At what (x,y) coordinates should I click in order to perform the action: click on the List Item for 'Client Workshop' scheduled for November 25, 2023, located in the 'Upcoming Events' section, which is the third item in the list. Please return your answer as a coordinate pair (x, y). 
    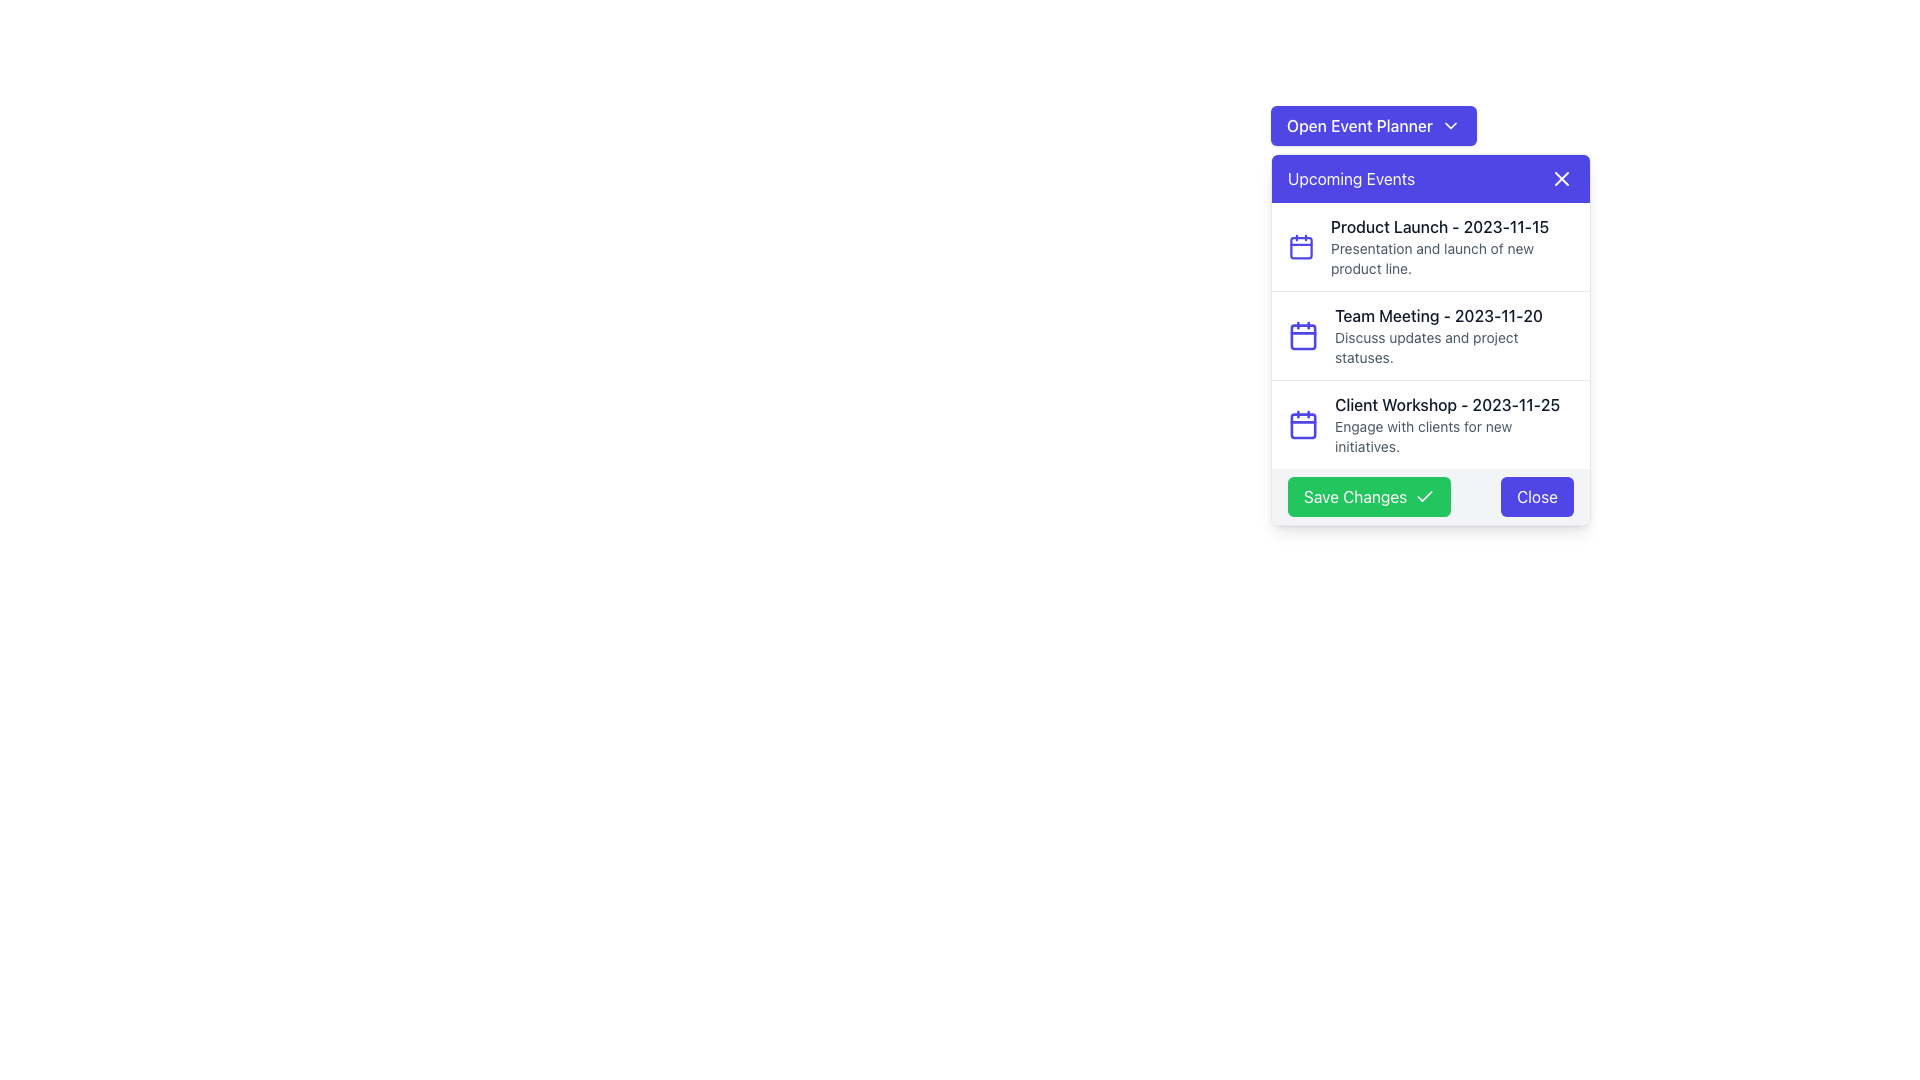
    Looking at the image, I should click on (1429, 423).